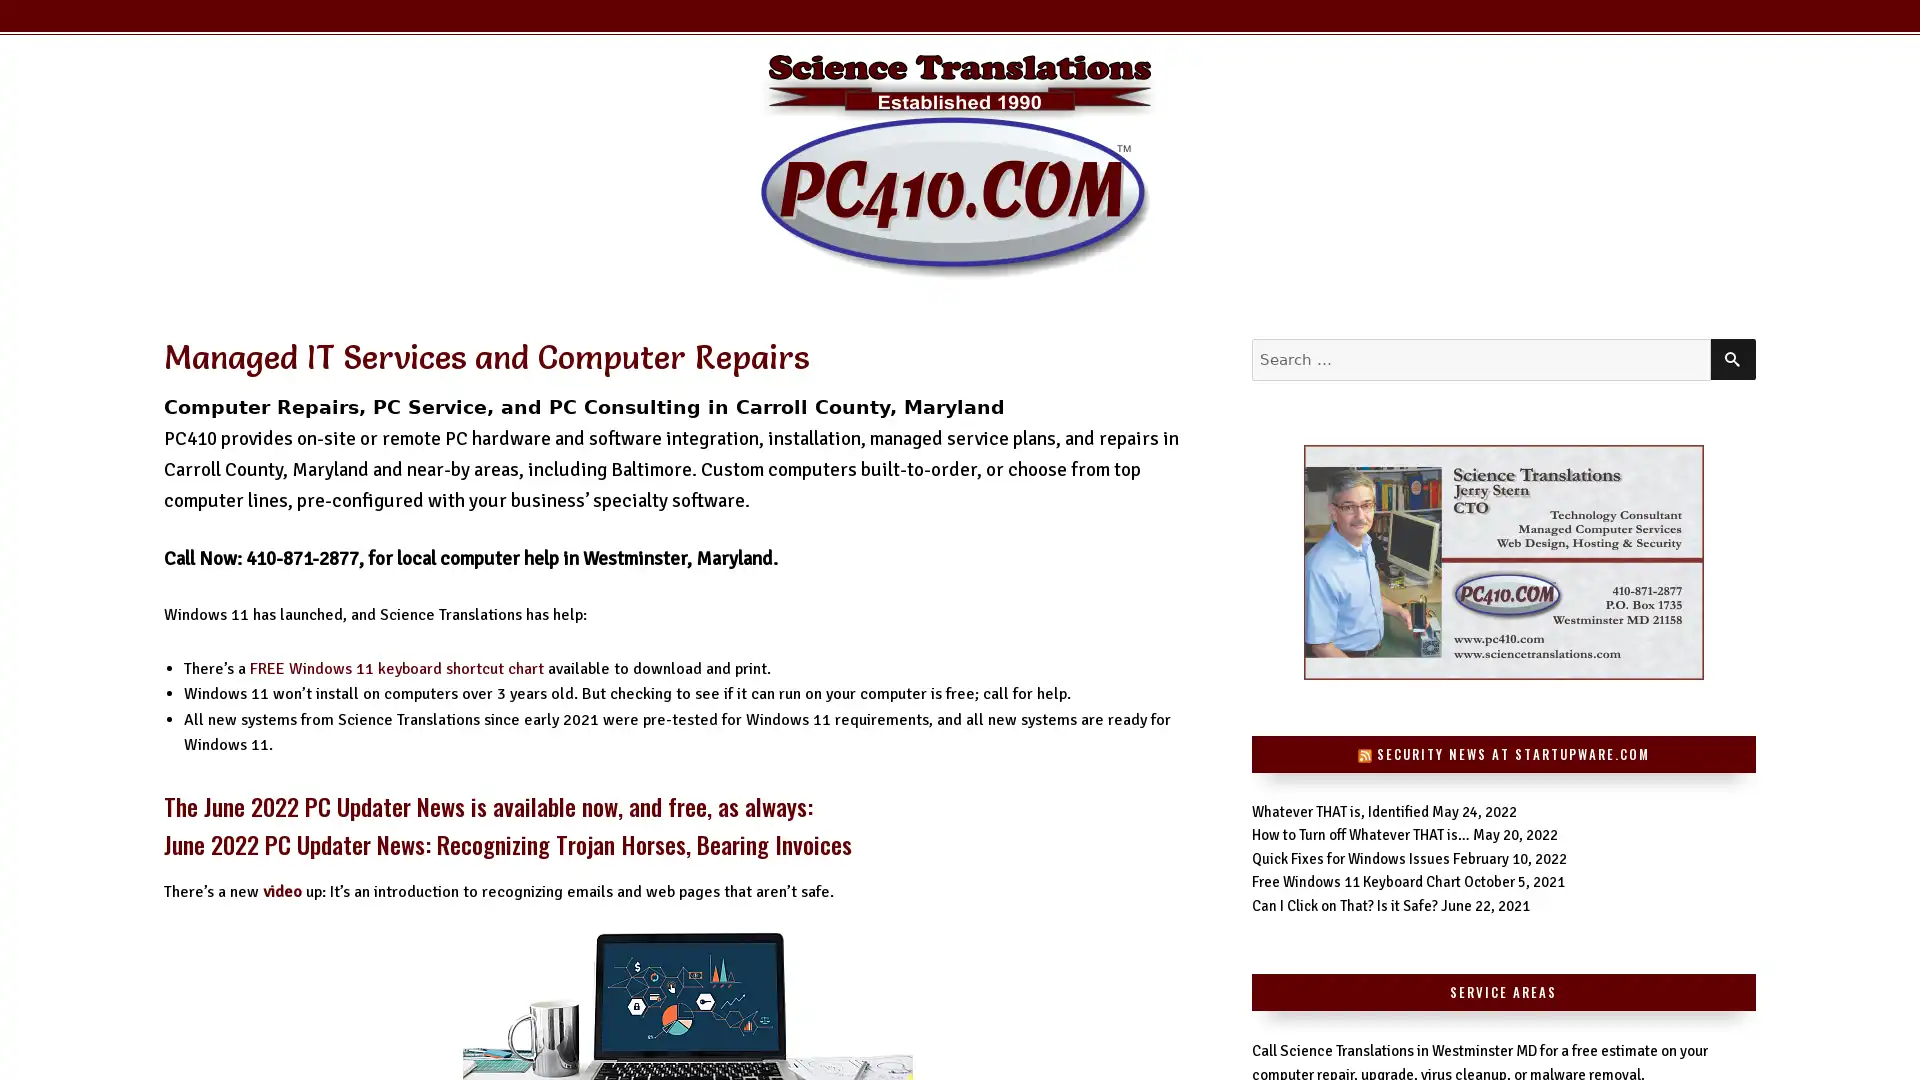  What do you see at coordinates (1731, 358) in the screenshot?
I see `SEARCH` at bounding box center [1731, 358].